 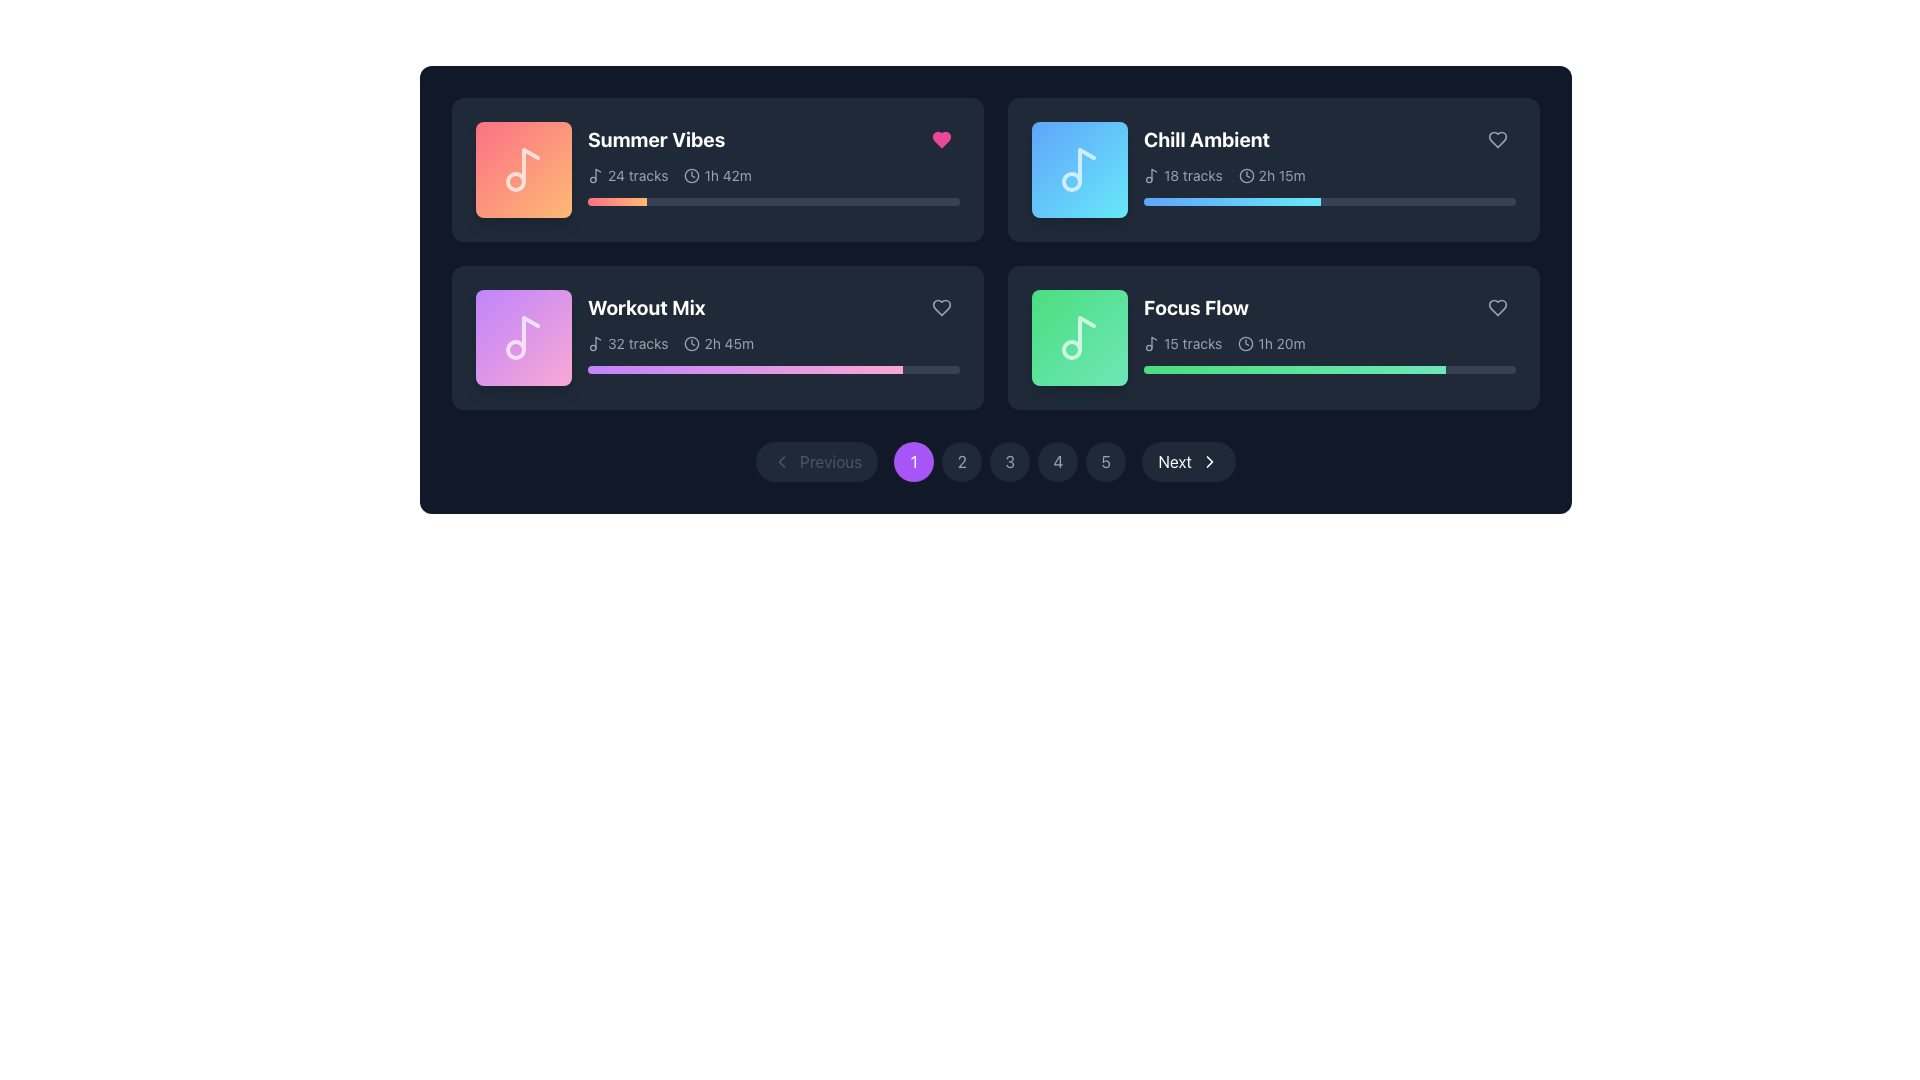 What do you see at coordinates (627, 342) in the screenshot?
I see `the informational Text with icon displaying the number of tracks available, located in the bottom-left card titled 'Workout Mix', positioned above a progress bar` at bounding box center [627, 342].